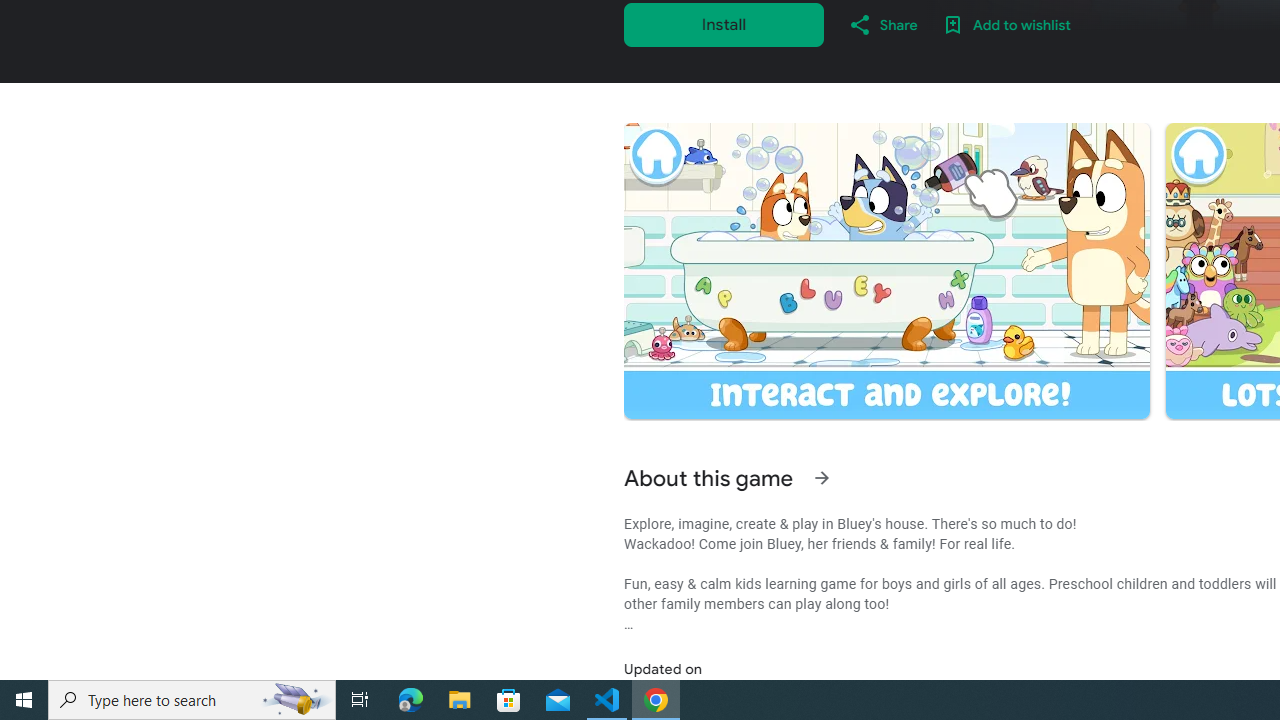 The image size is (1280, 720). What do you see at coordinates (885, 271) in the screenshot?
I see `'Screenshot image'` at bounding box center [885, 271].